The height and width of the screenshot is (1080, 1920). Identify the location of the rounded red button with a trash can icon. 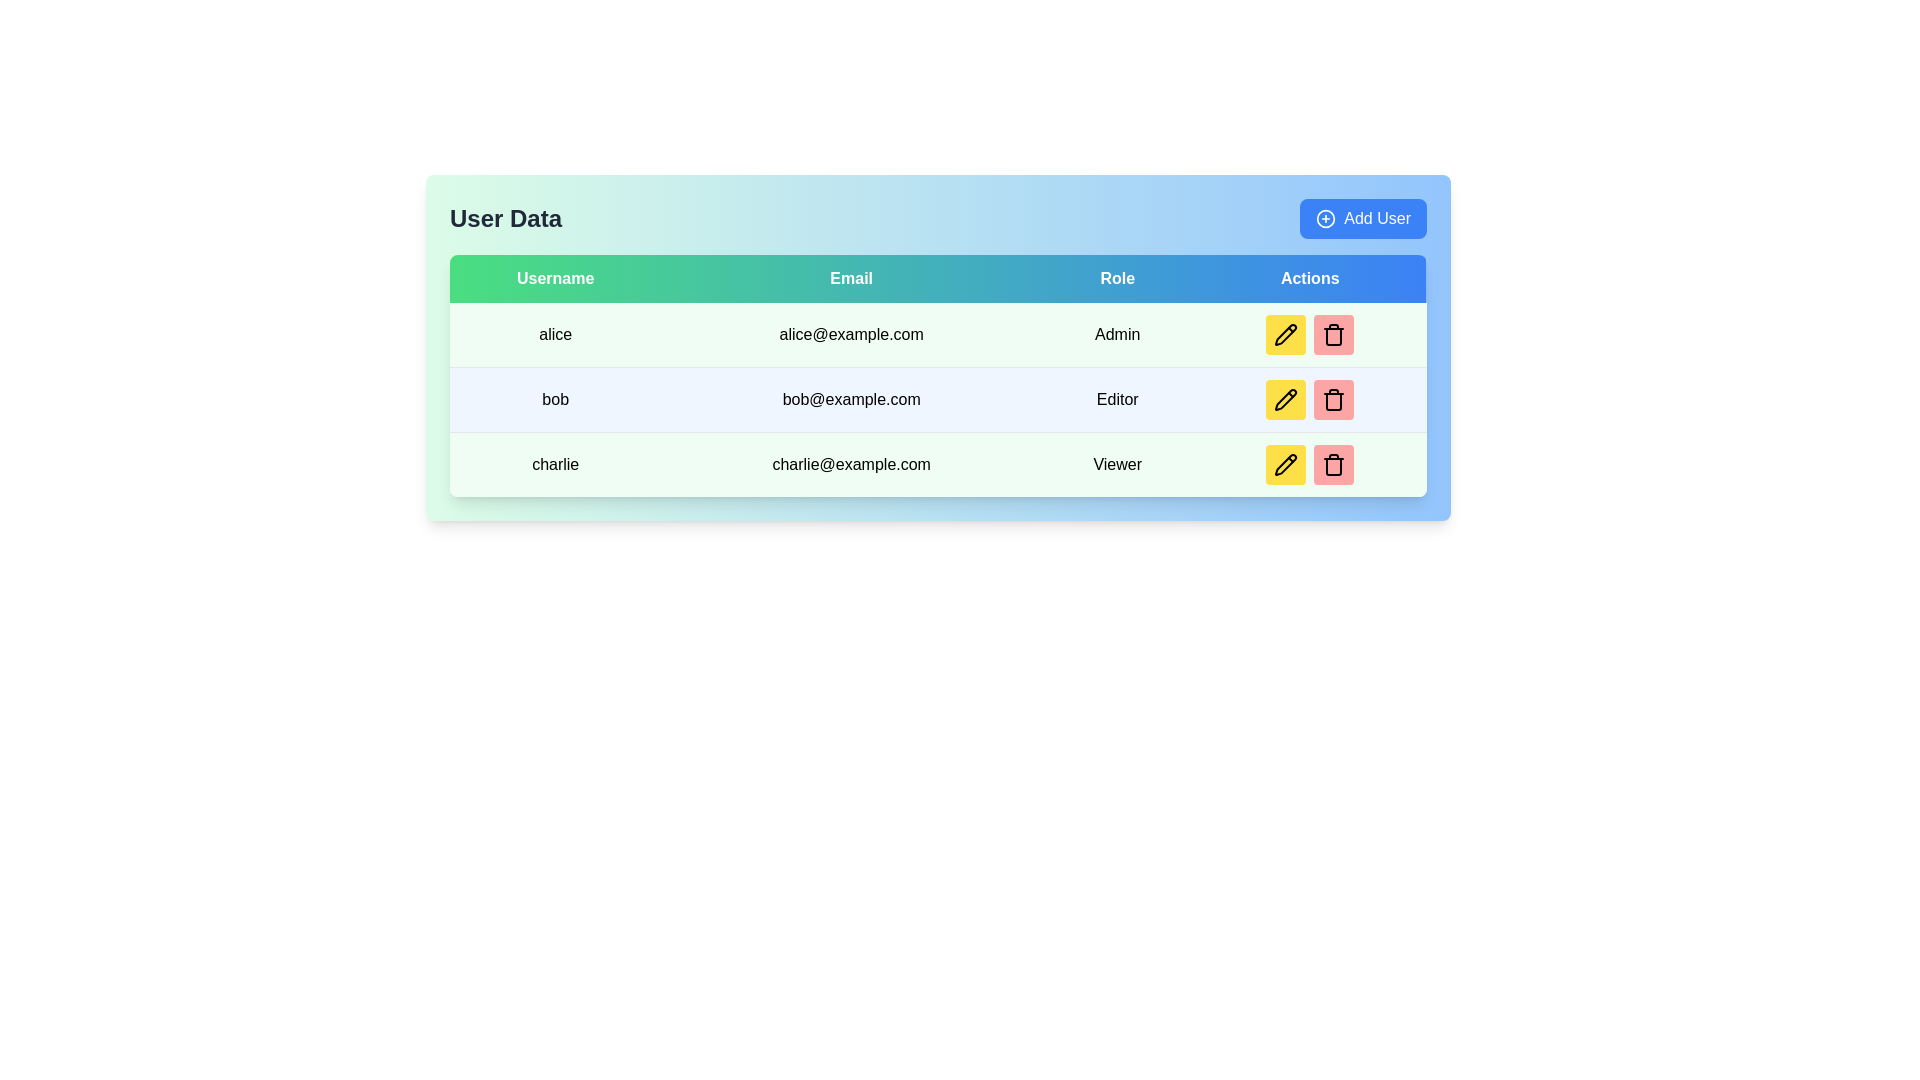
(1334, 334).